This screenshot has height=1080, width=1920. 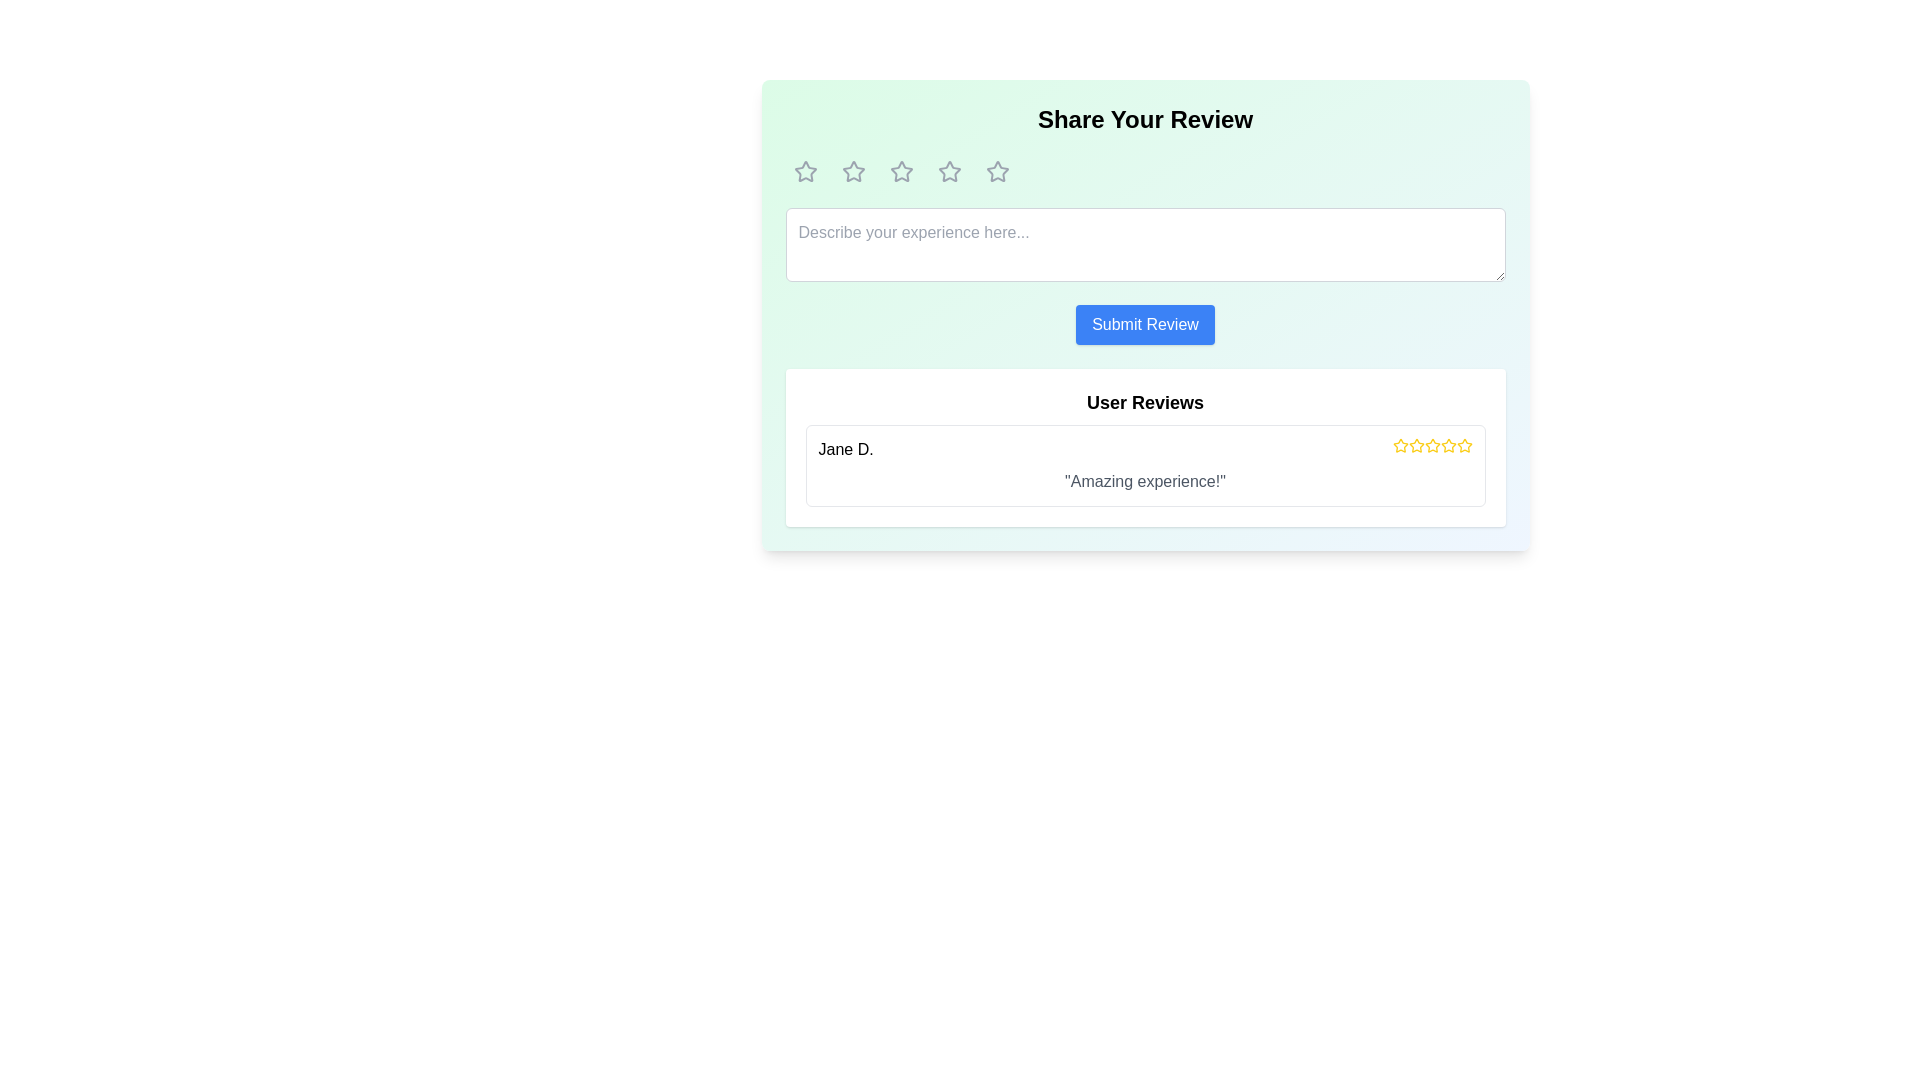 What do you see at coordinates (1415, 445) in the screenshot?
I see `the third rating star, which is styled with a yellow fill and a thin gray outline, to interact with the rating system` at bounding box center [1415, 445].